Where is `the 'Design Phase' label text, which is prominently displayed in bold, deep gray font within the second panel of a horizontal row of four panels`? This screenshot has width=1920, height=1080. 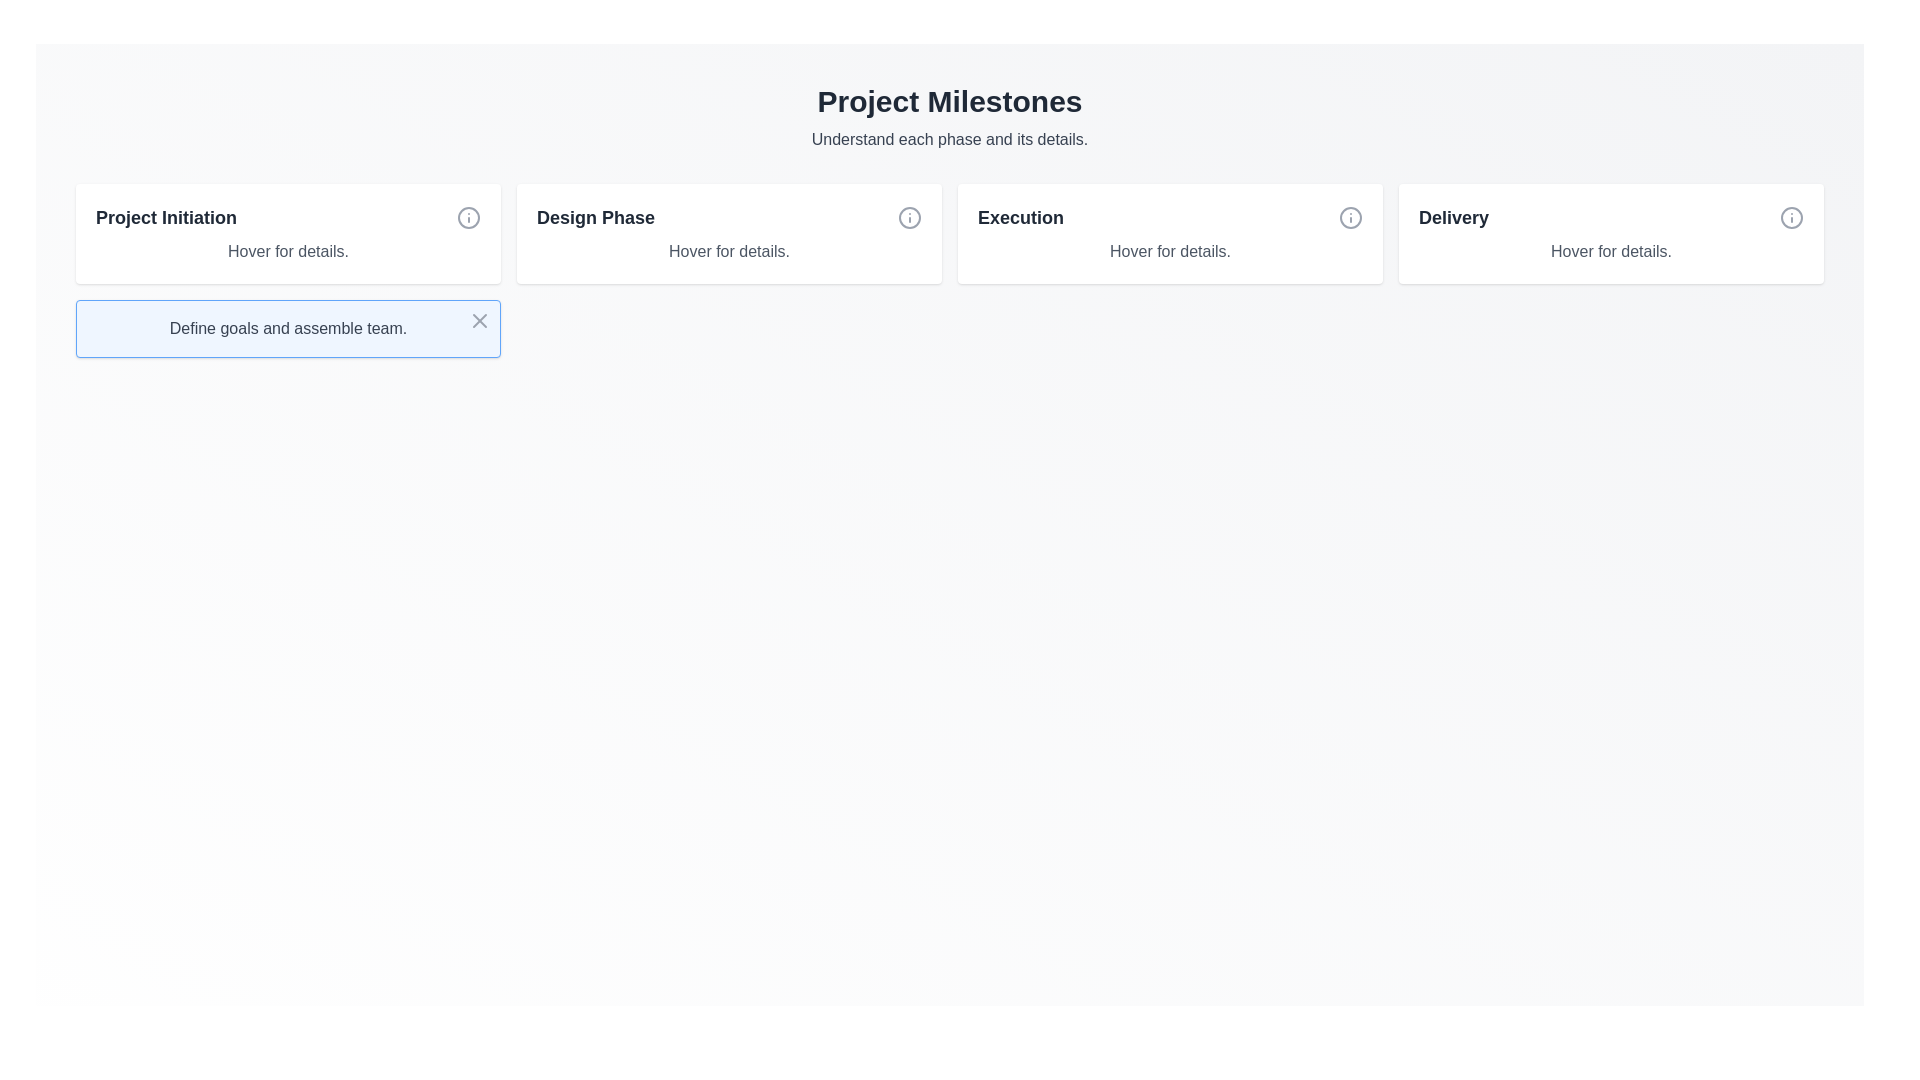
the 'Design Phase' label text, which is prominently displayed in bold, deep gray font within the second panel of a horizontal row of four panels is located at coordinates (594, 218).